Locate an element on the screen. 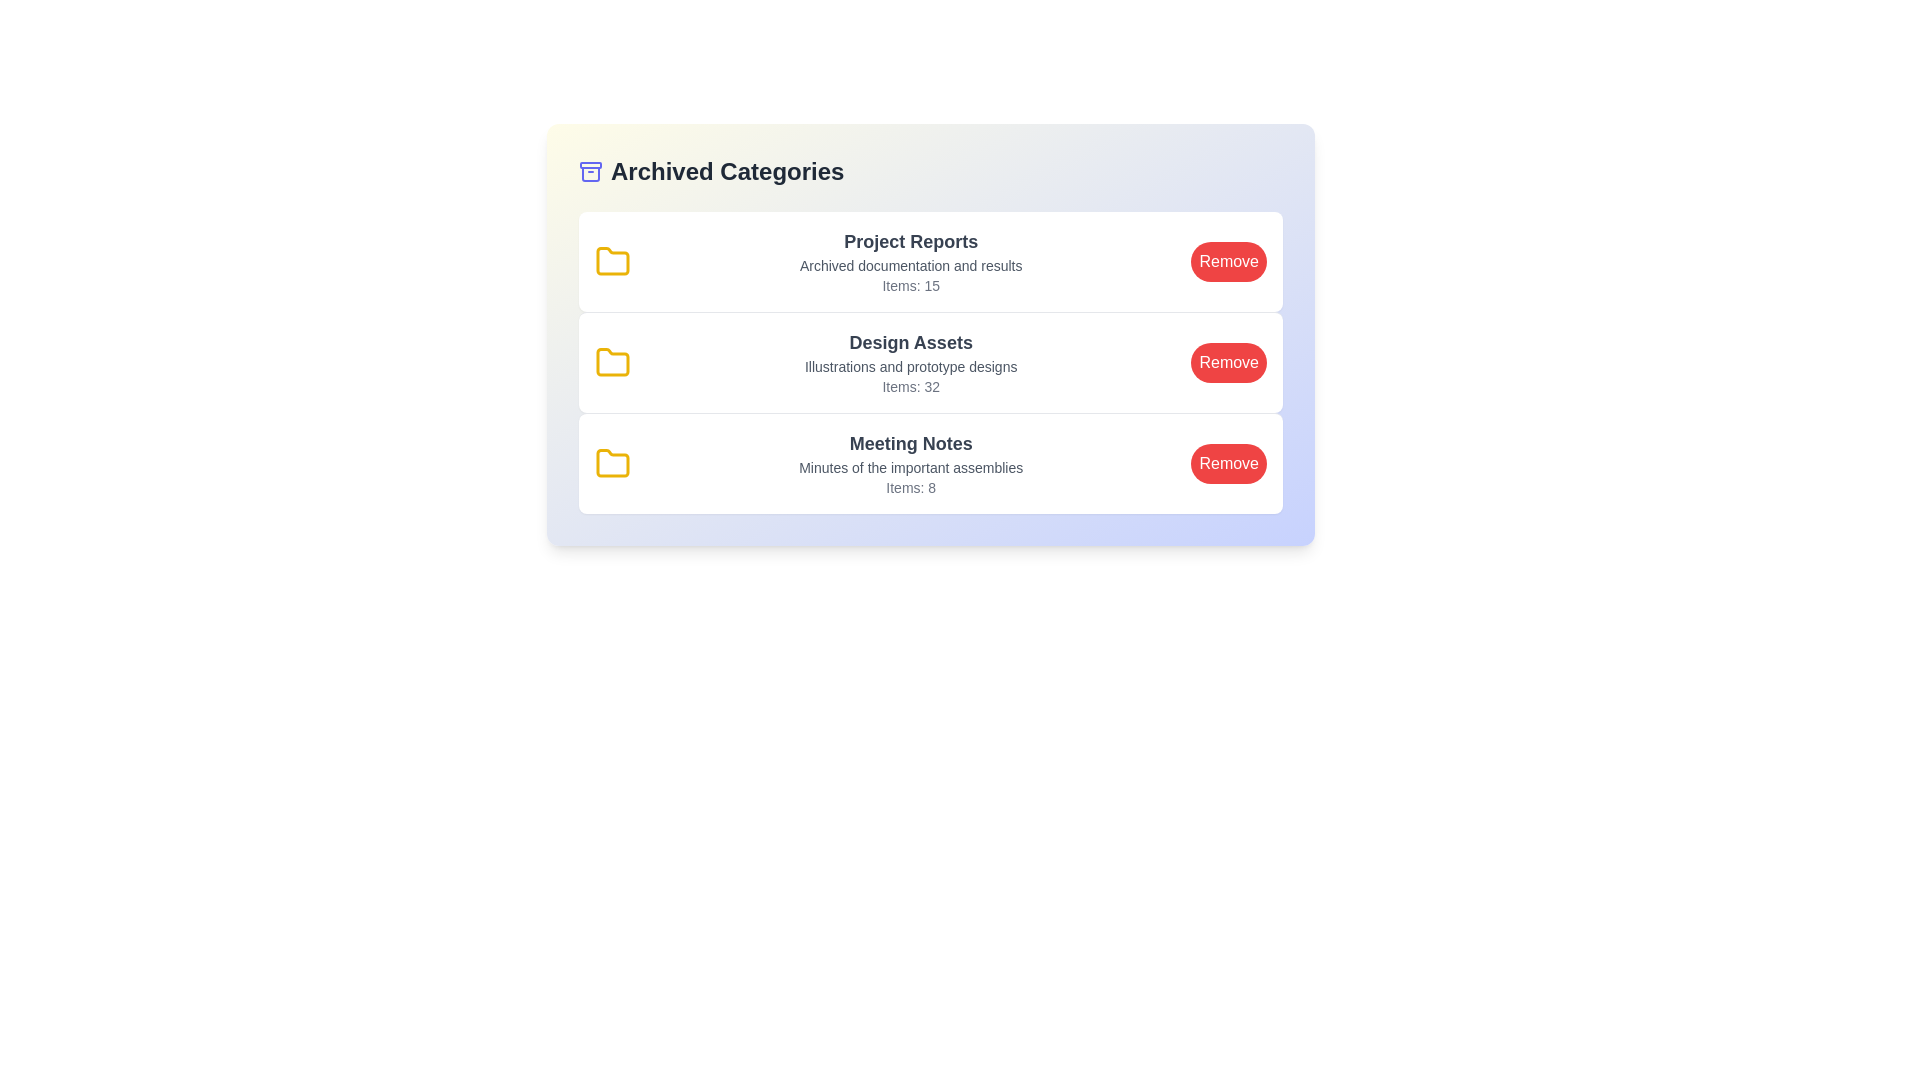 This screenshot has height=1080, width=1920. 'Remove' button for the category Design Assets is located at coordinates (1228, 362).